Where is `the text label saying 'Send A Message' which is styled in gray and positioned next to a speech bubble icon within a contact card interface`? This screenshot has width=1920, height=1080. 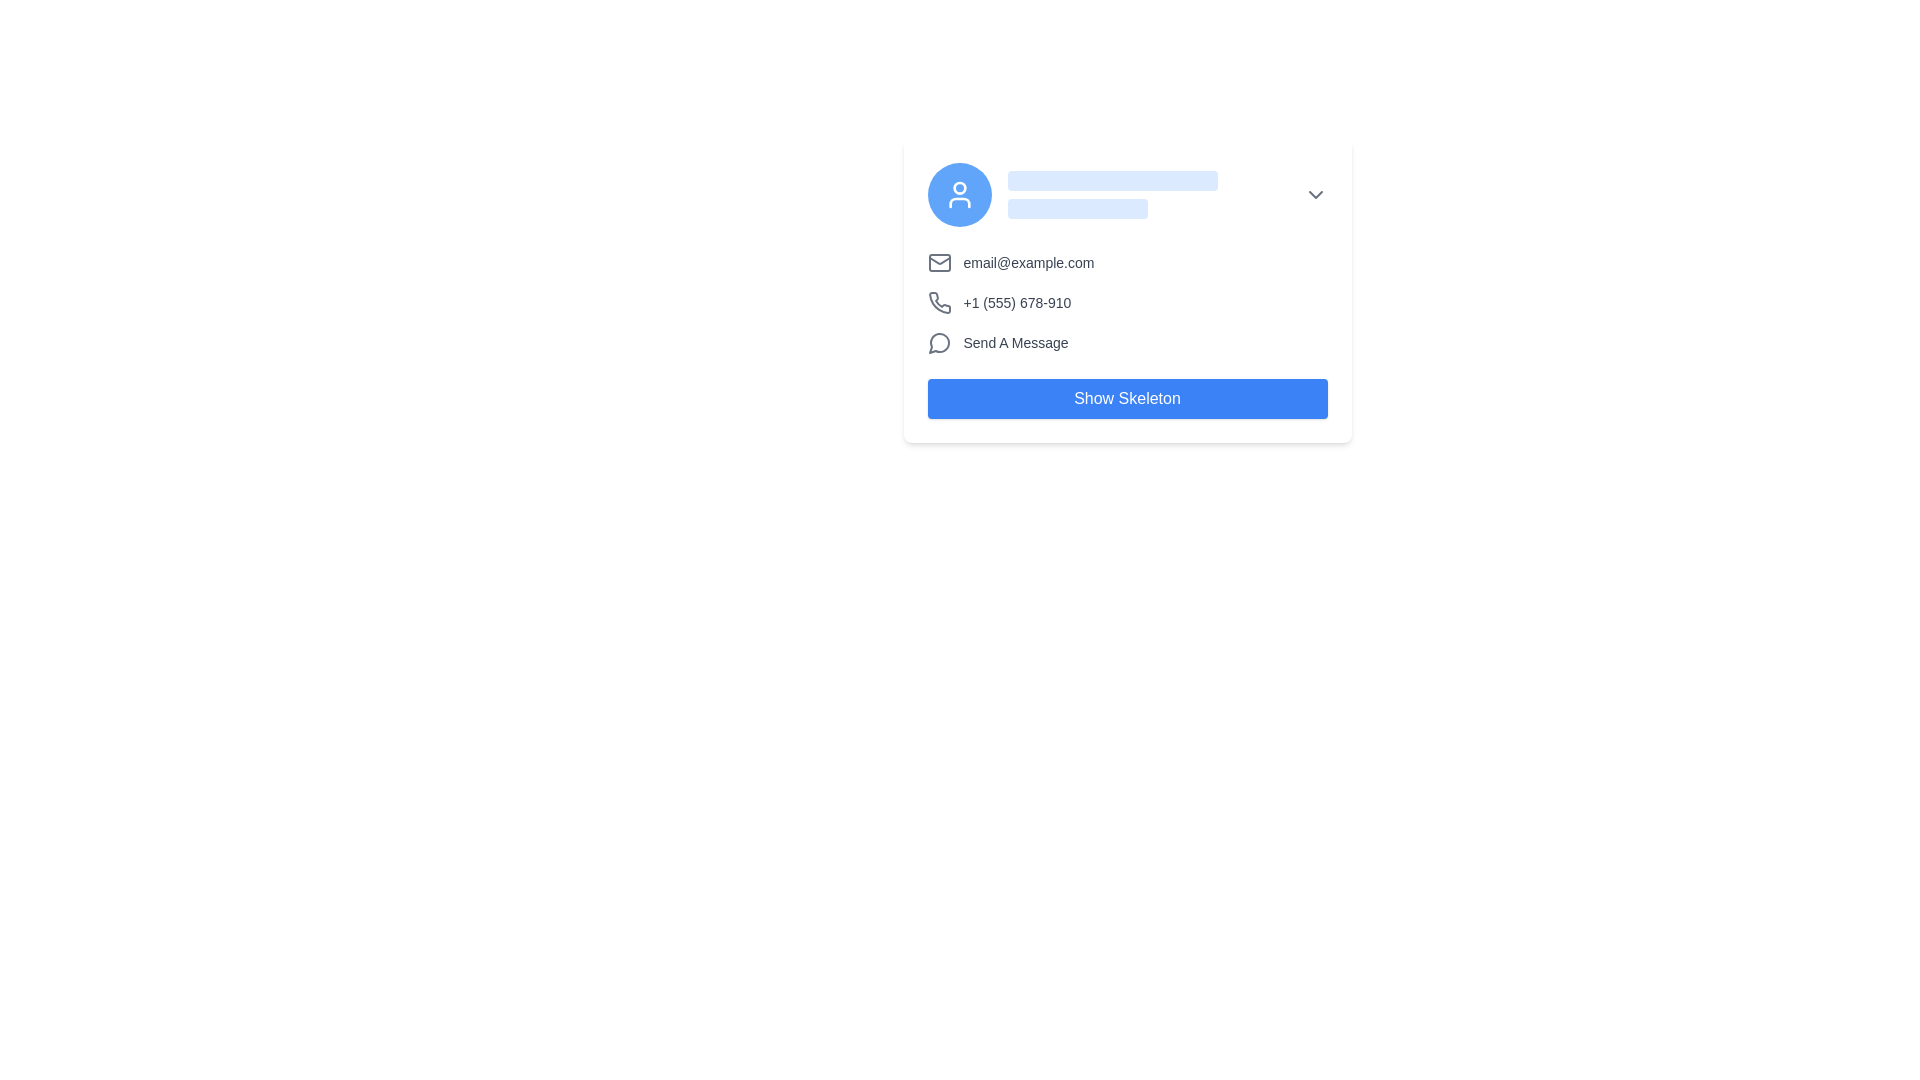 the text label saying 'Send A Message' which is styled in gray and positioned next to a speech bubble icon within a contact card interface is located at coordinates (1016, 342).